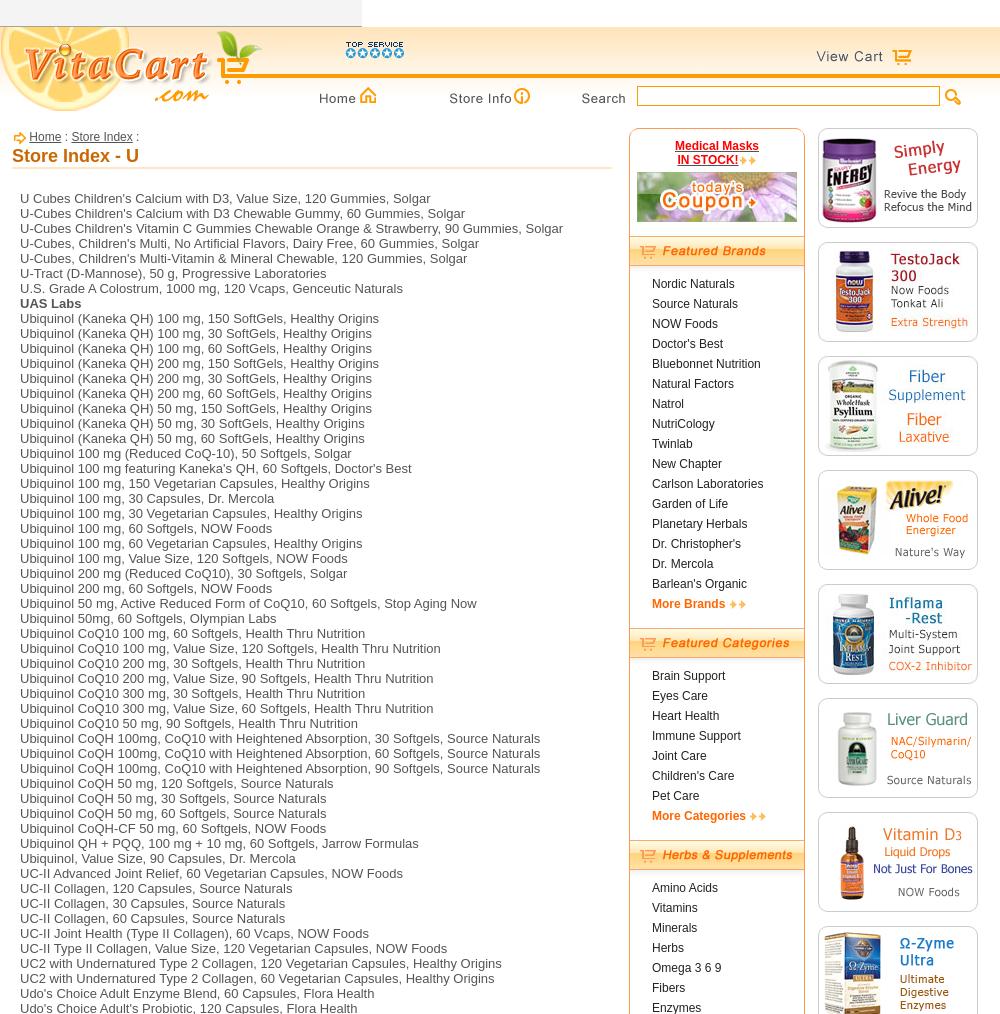  I want to click on 'Heart Health', so click(652, 714).